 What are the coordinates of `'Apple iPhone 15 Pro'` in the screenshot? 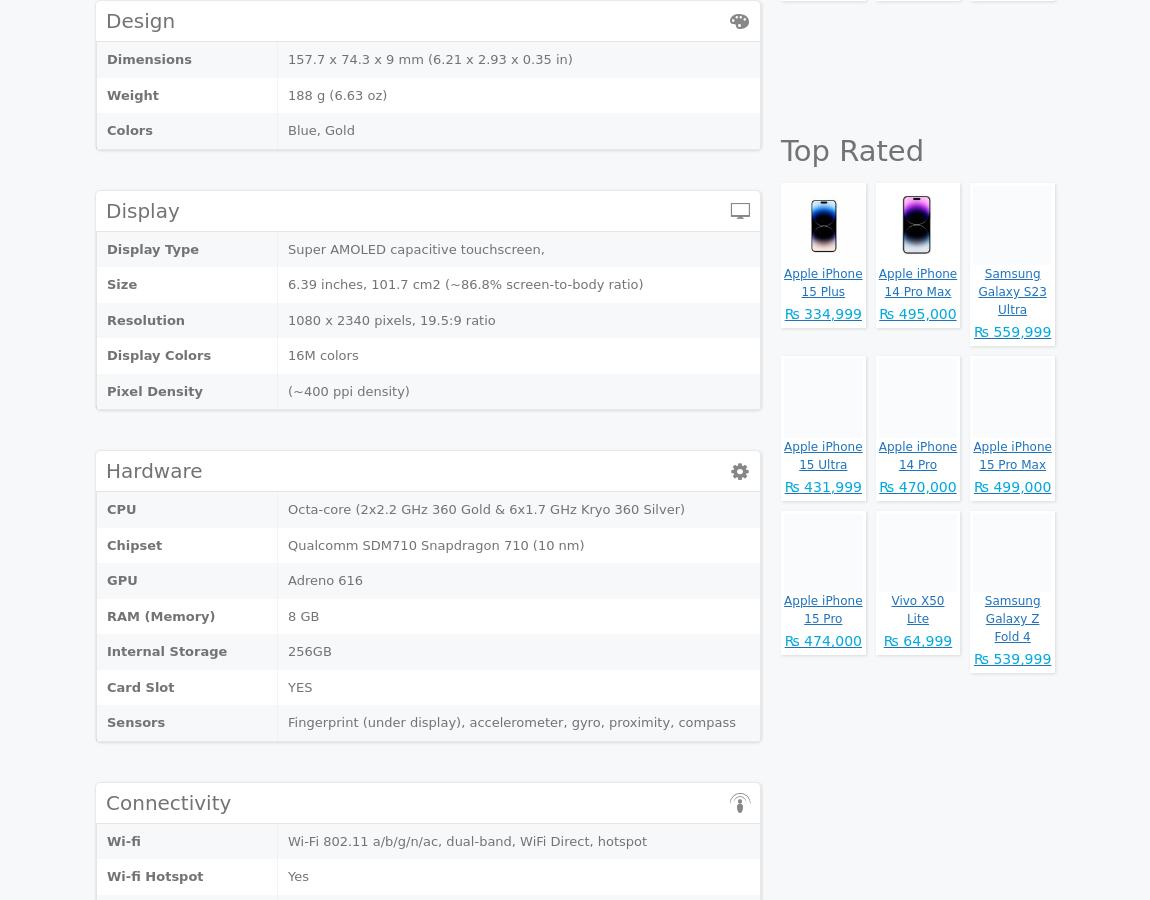 It's located at (822, 610).